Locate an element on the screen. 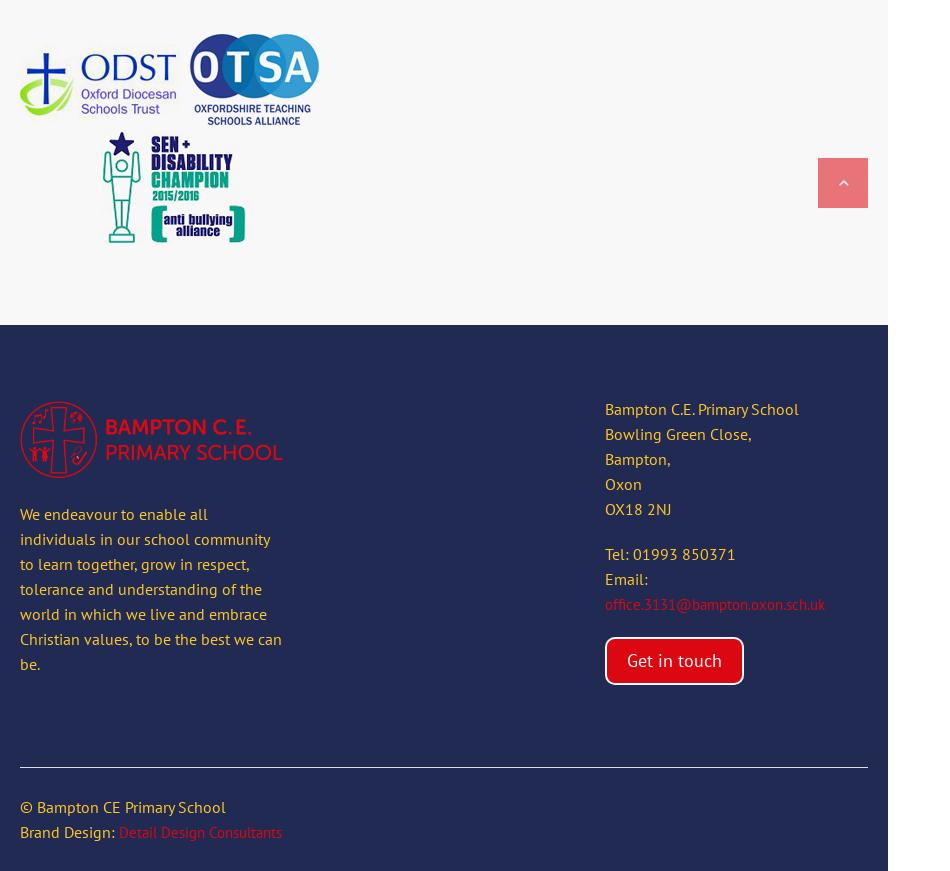  'We endeavour to enable all individuals in our school community to learn together, grow in respect, tolerance and understanding of the world in which we live and embrace Christian values, to be the best we can be.' is located at coordinates (150, 587).